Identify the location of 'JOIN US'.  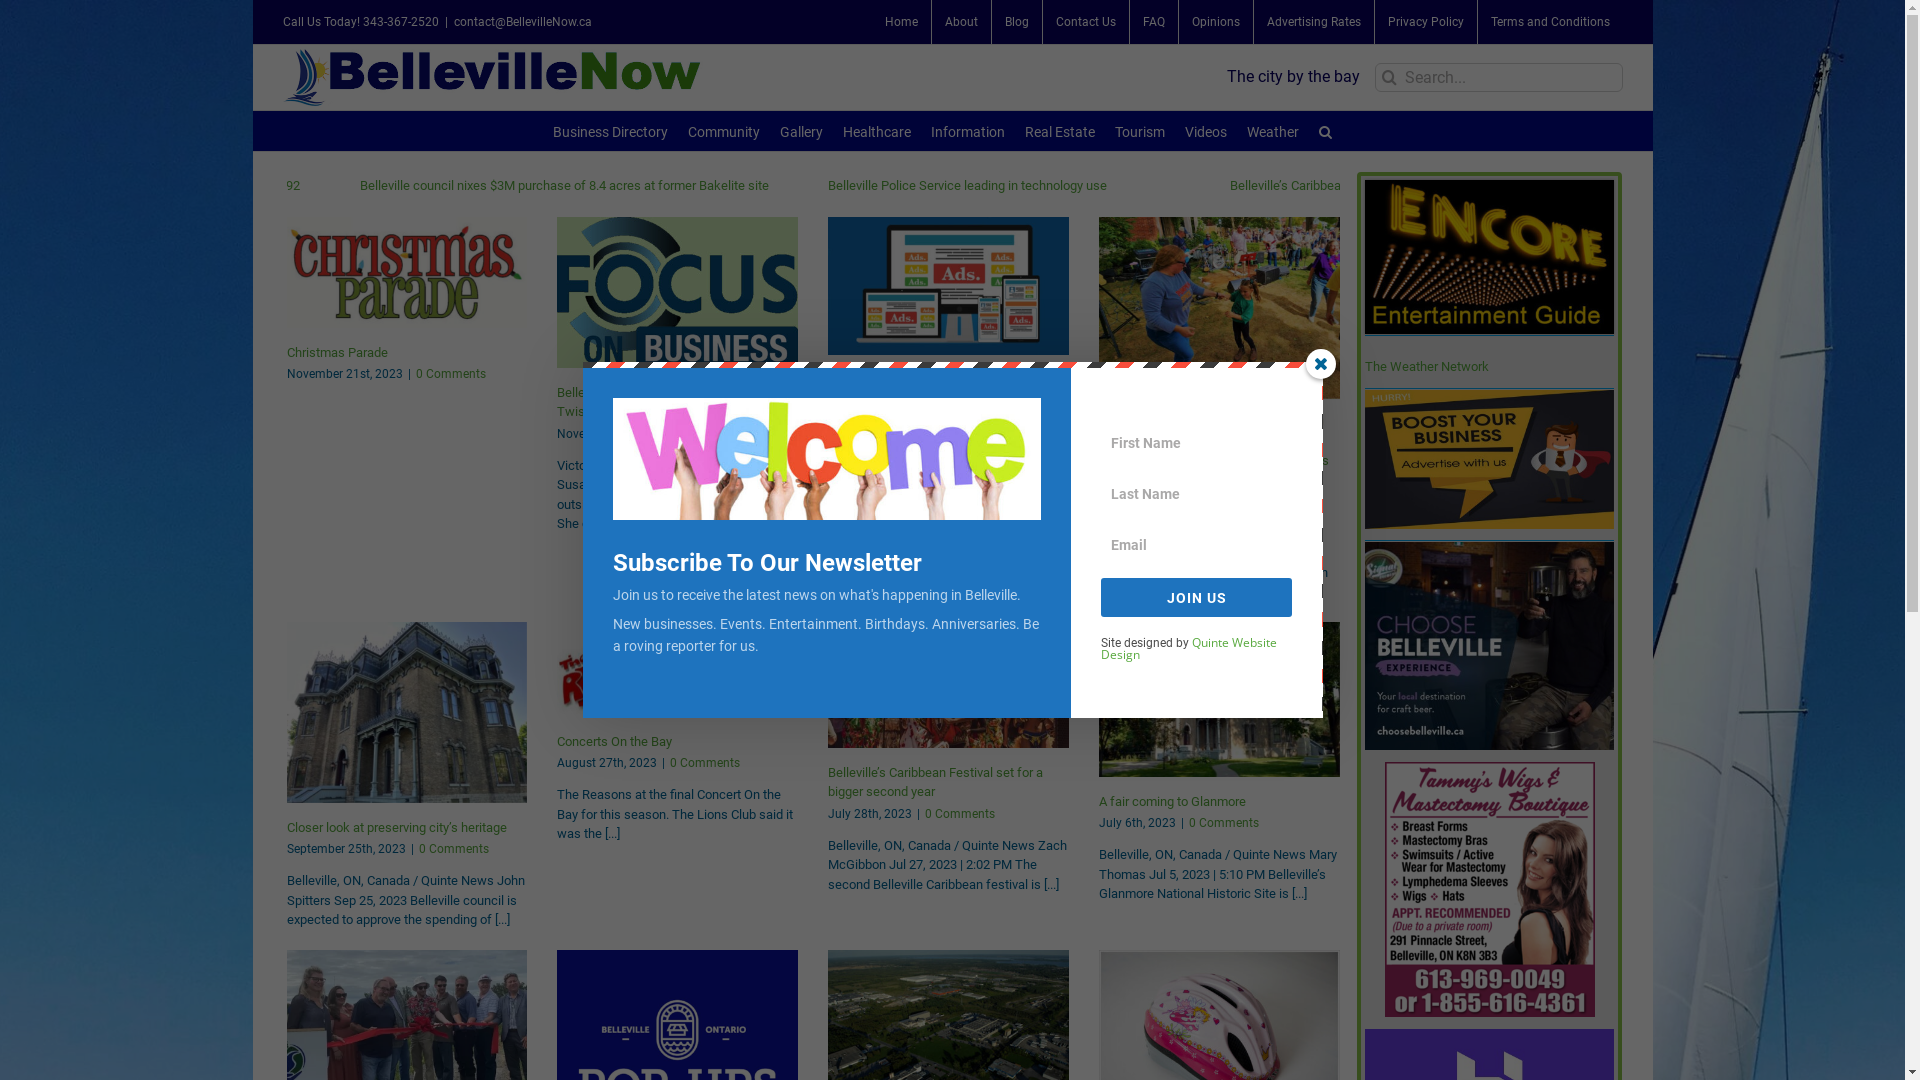
(1196, 596).